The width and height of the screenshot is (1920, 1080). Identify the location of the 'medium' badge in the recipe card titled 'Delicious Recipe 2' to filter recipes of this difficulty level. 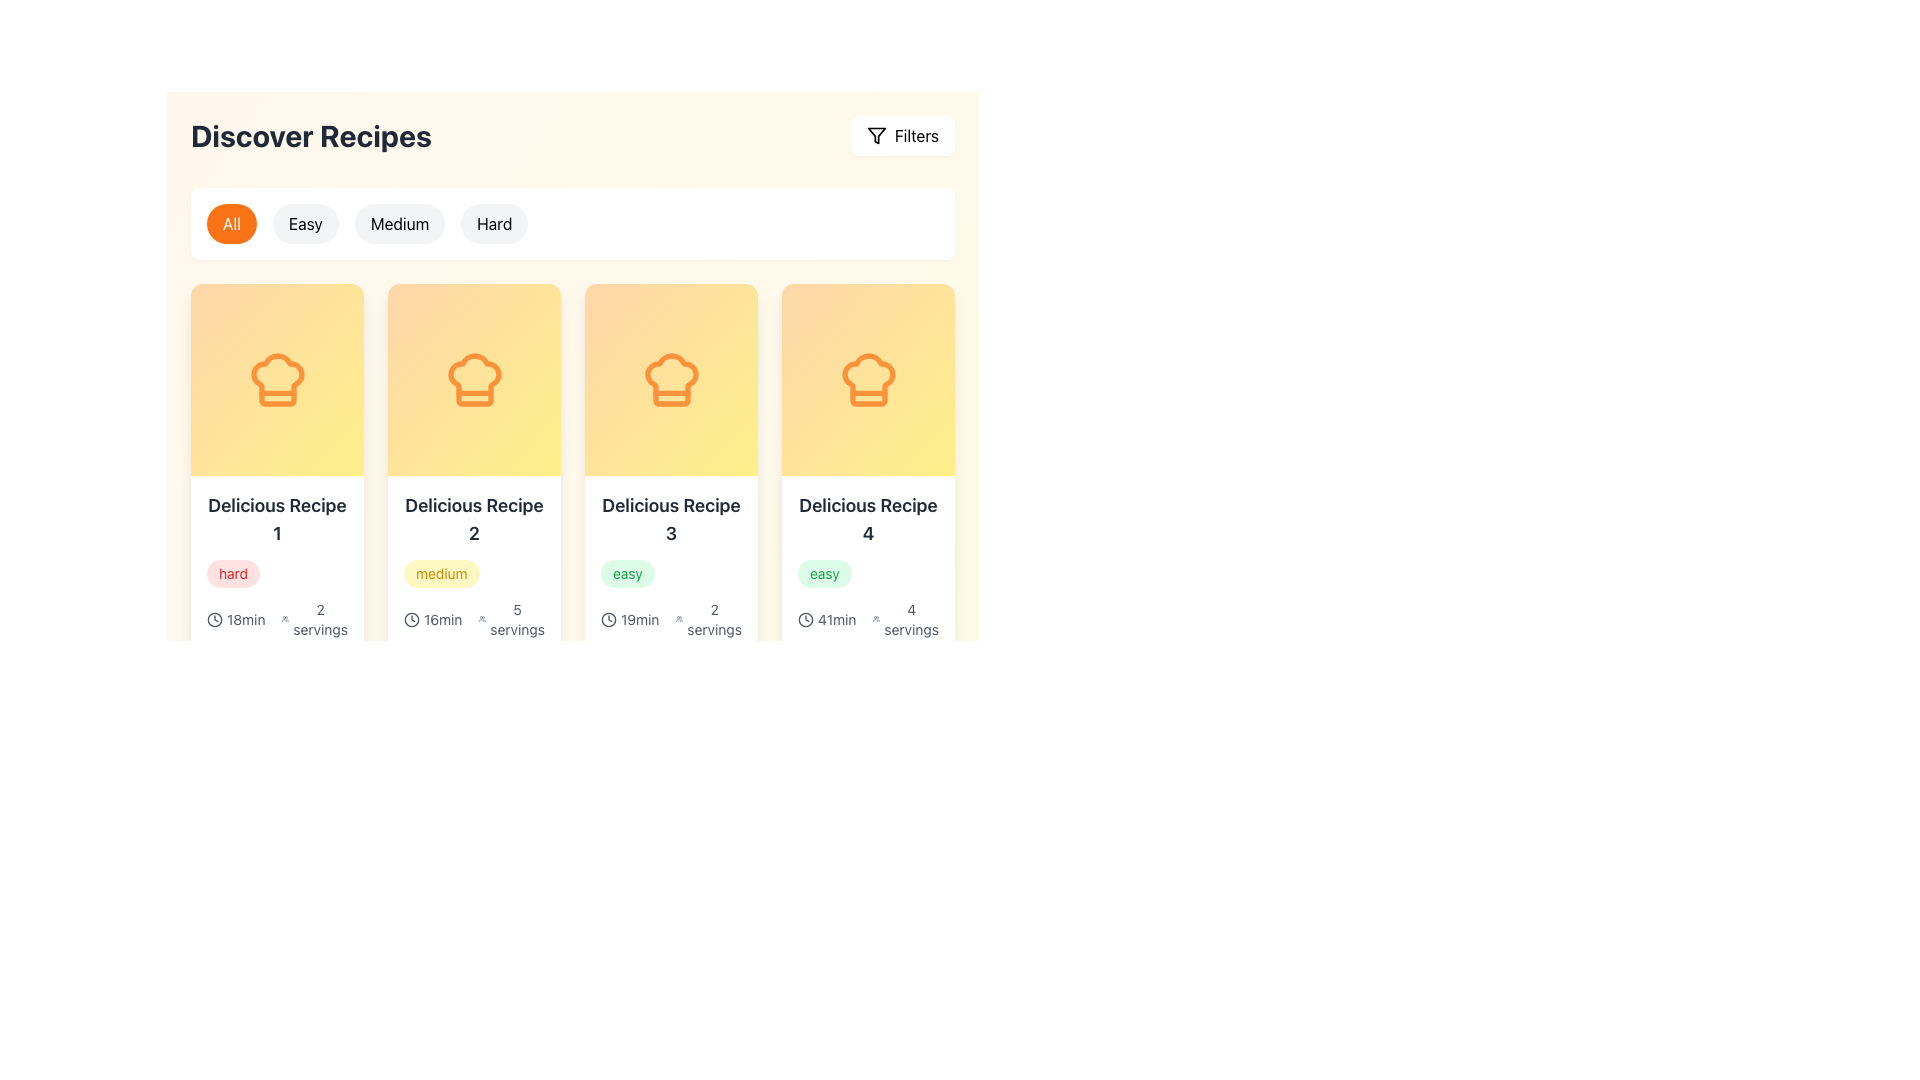
(473, 589).